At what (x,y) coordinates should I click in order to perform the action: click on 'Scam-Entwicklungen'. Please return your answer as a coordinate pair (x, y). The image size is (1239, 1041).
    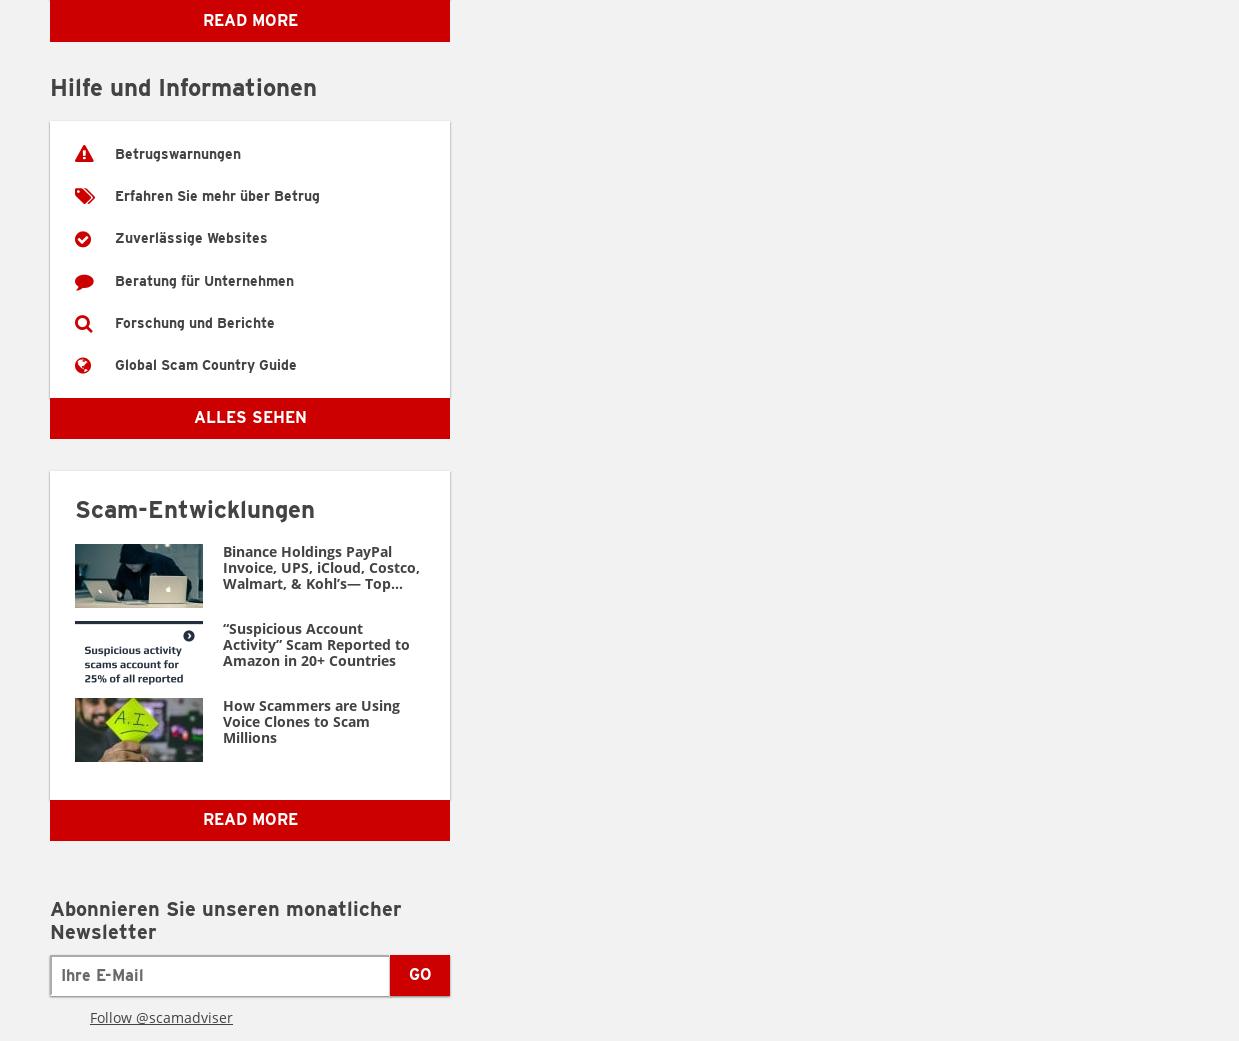
    Looking at the image, I should click on (194, 508).